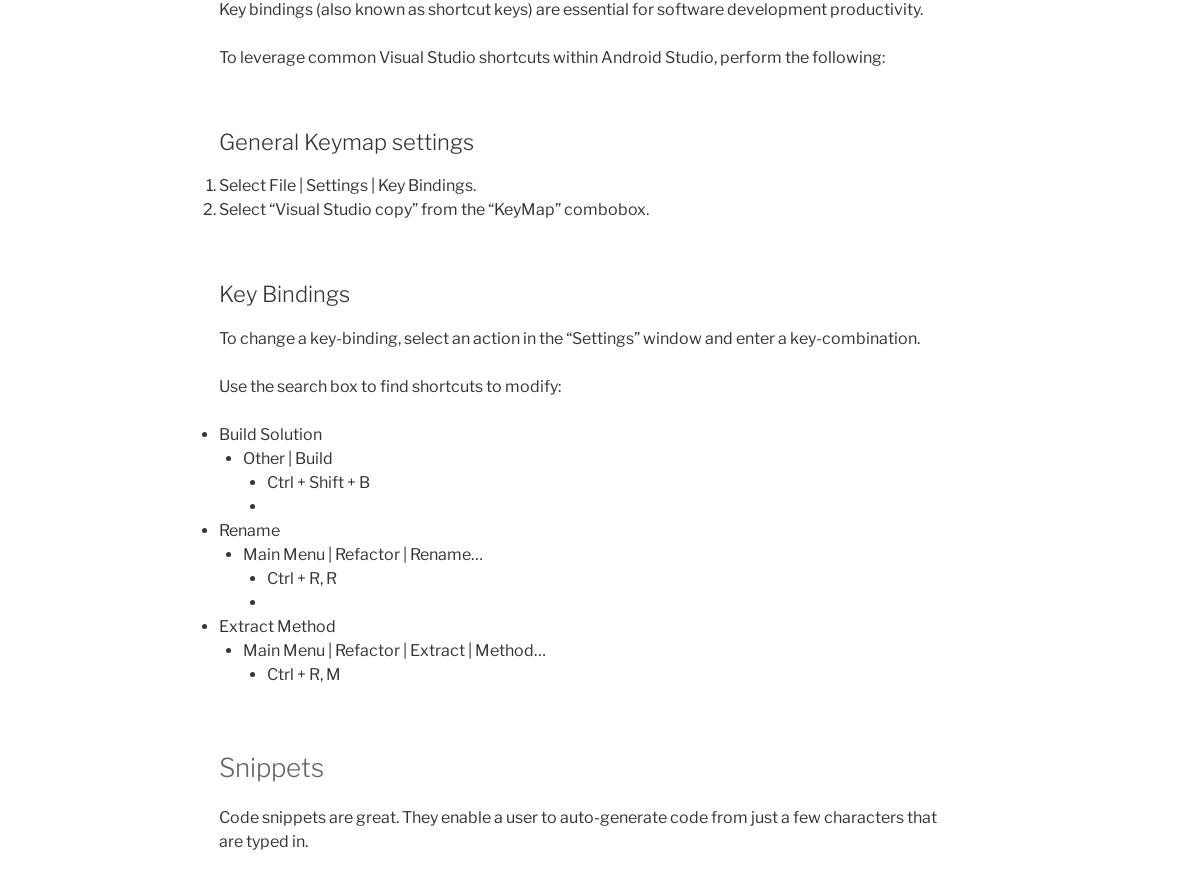 The image size is (1178, 874). I want to click on 'Ctrl + R, M', so click(304, 673).